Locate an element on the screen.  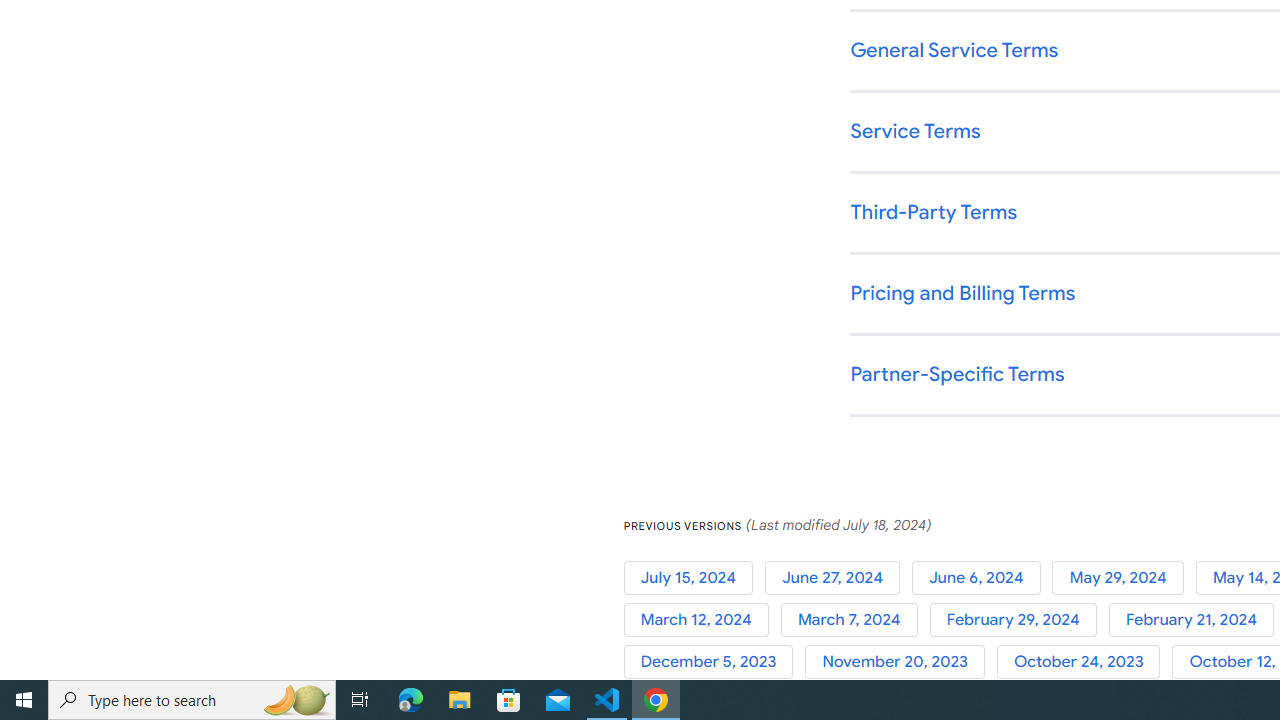
'December 5, 2023' is located at coordinates (714, 662).